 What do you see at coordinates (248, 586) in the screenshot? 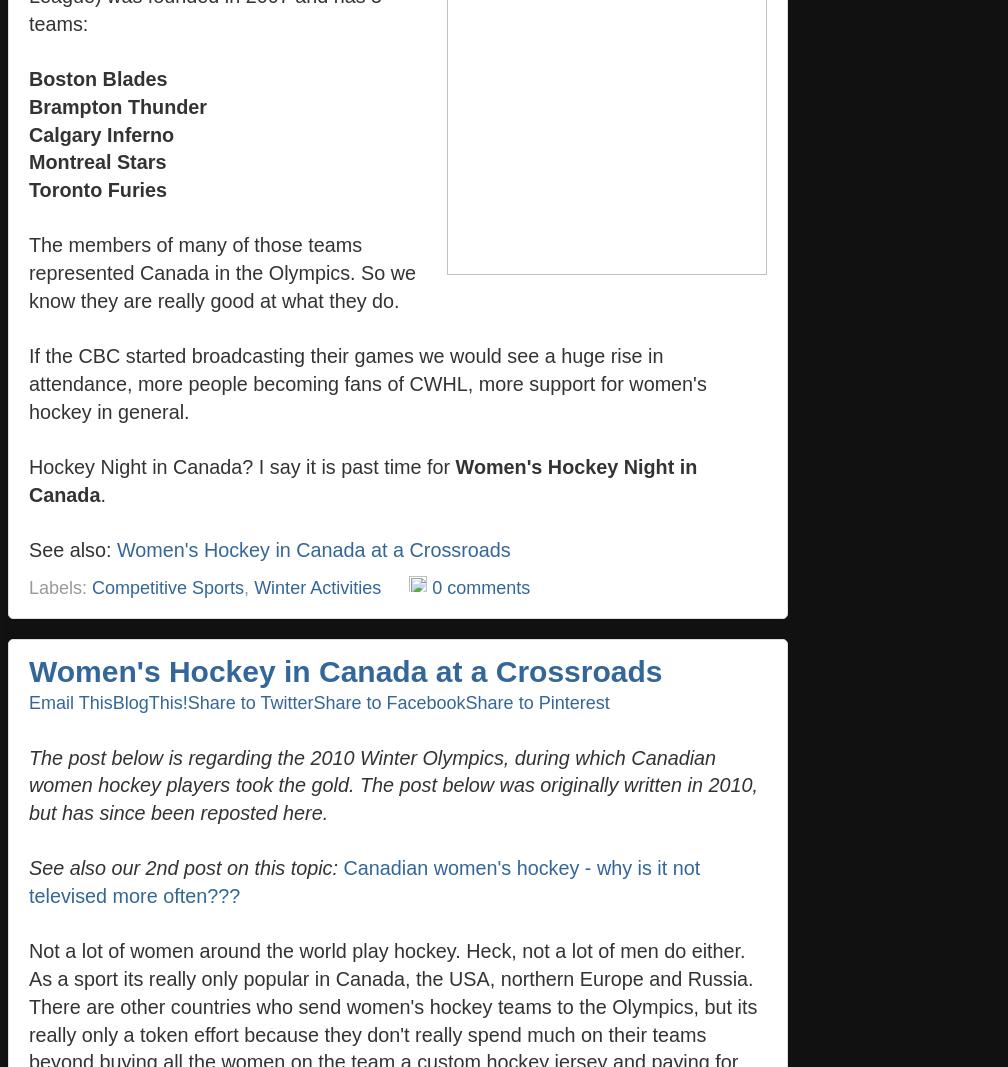
I see `','` at bounding box center [248, 586].